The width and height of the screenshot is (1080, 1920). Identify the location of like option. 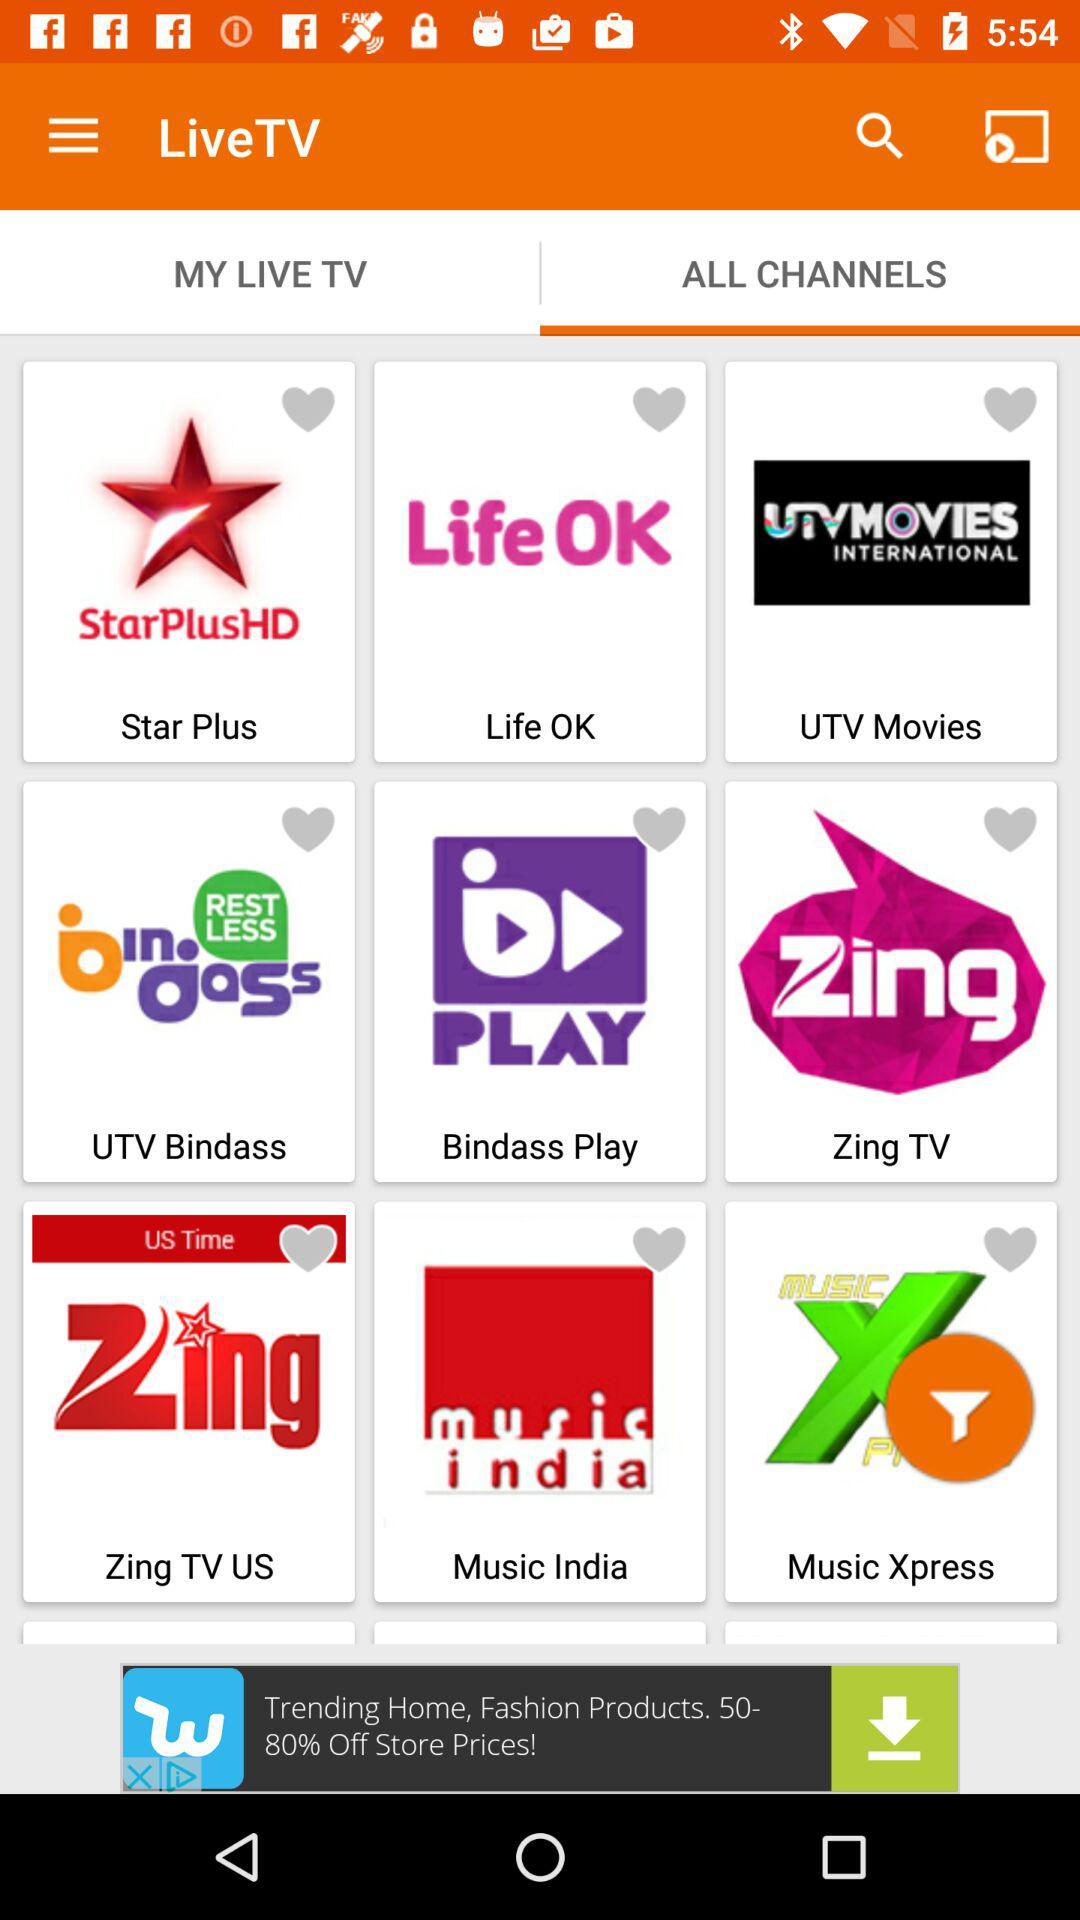
(1010, 407).